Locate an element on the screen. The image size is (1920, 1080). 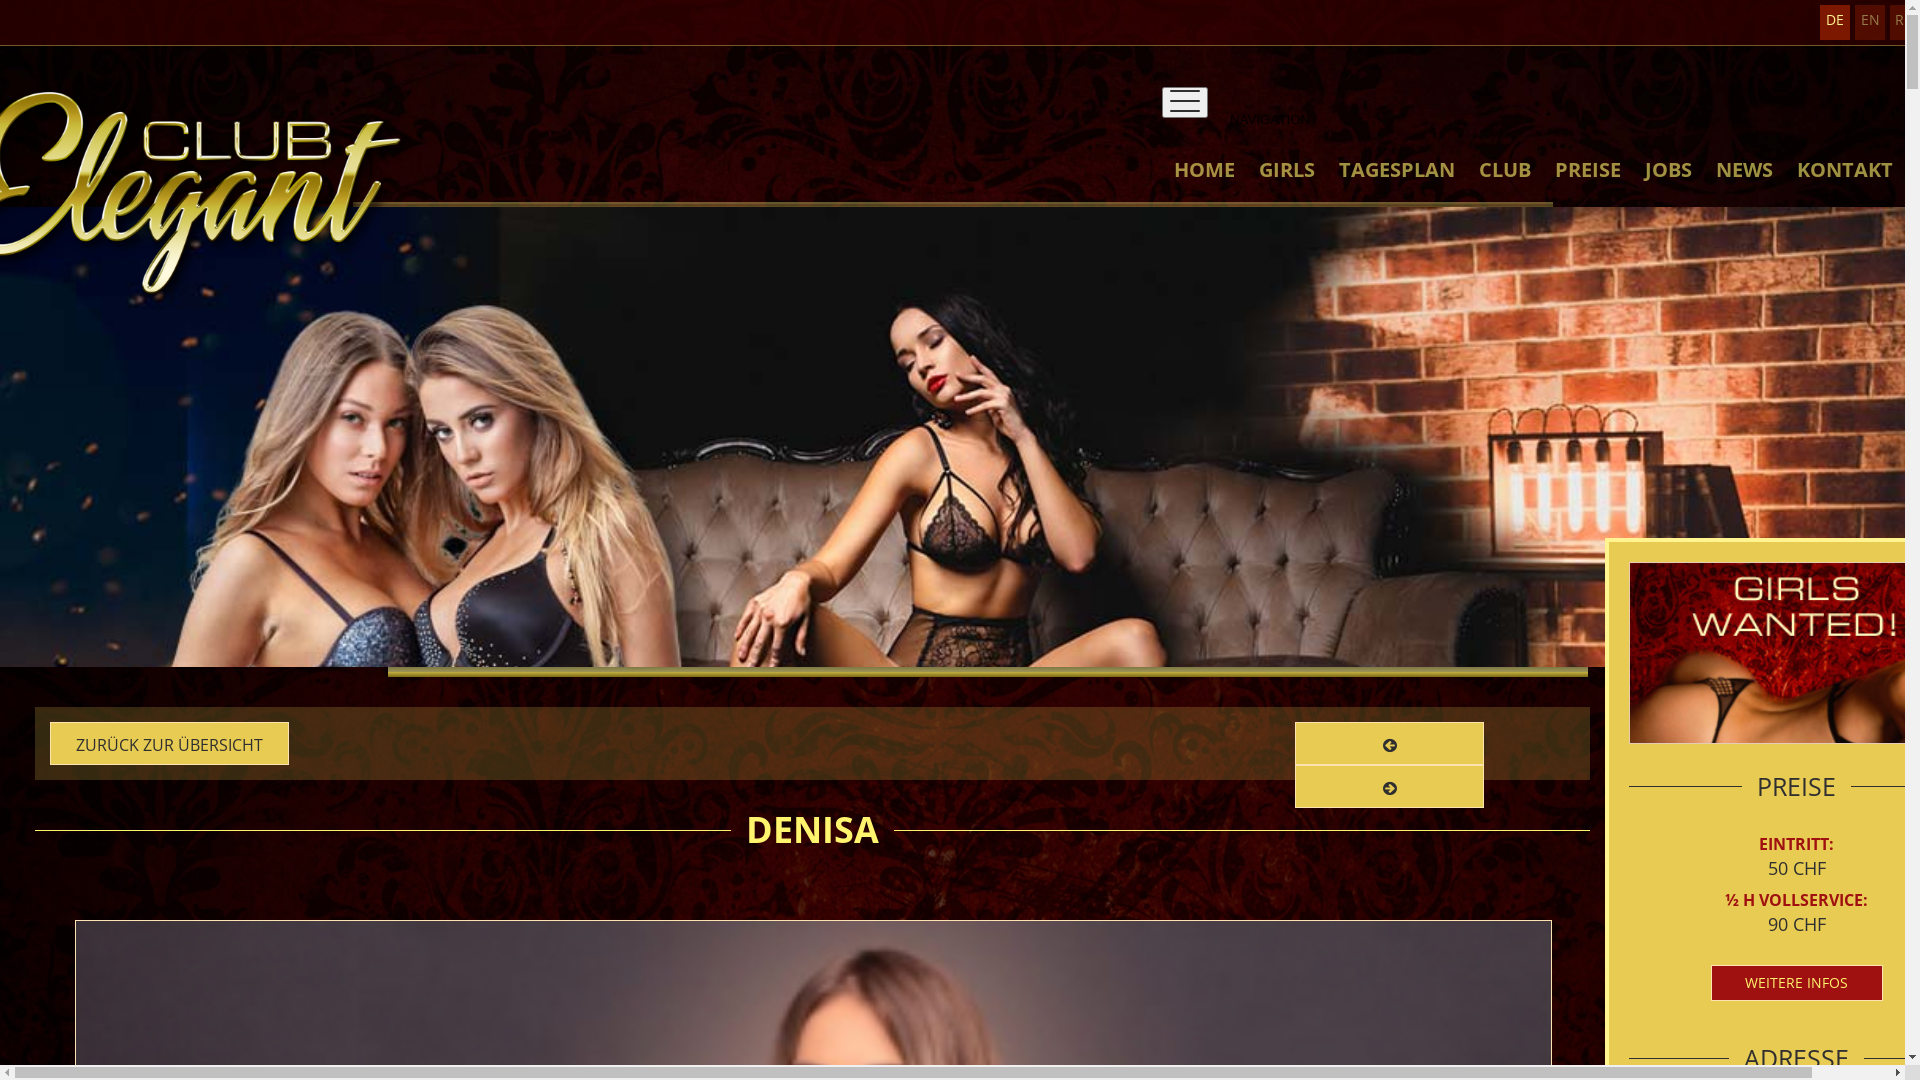
'WEITERE INFOS' is located at coordinates (1795, 982).